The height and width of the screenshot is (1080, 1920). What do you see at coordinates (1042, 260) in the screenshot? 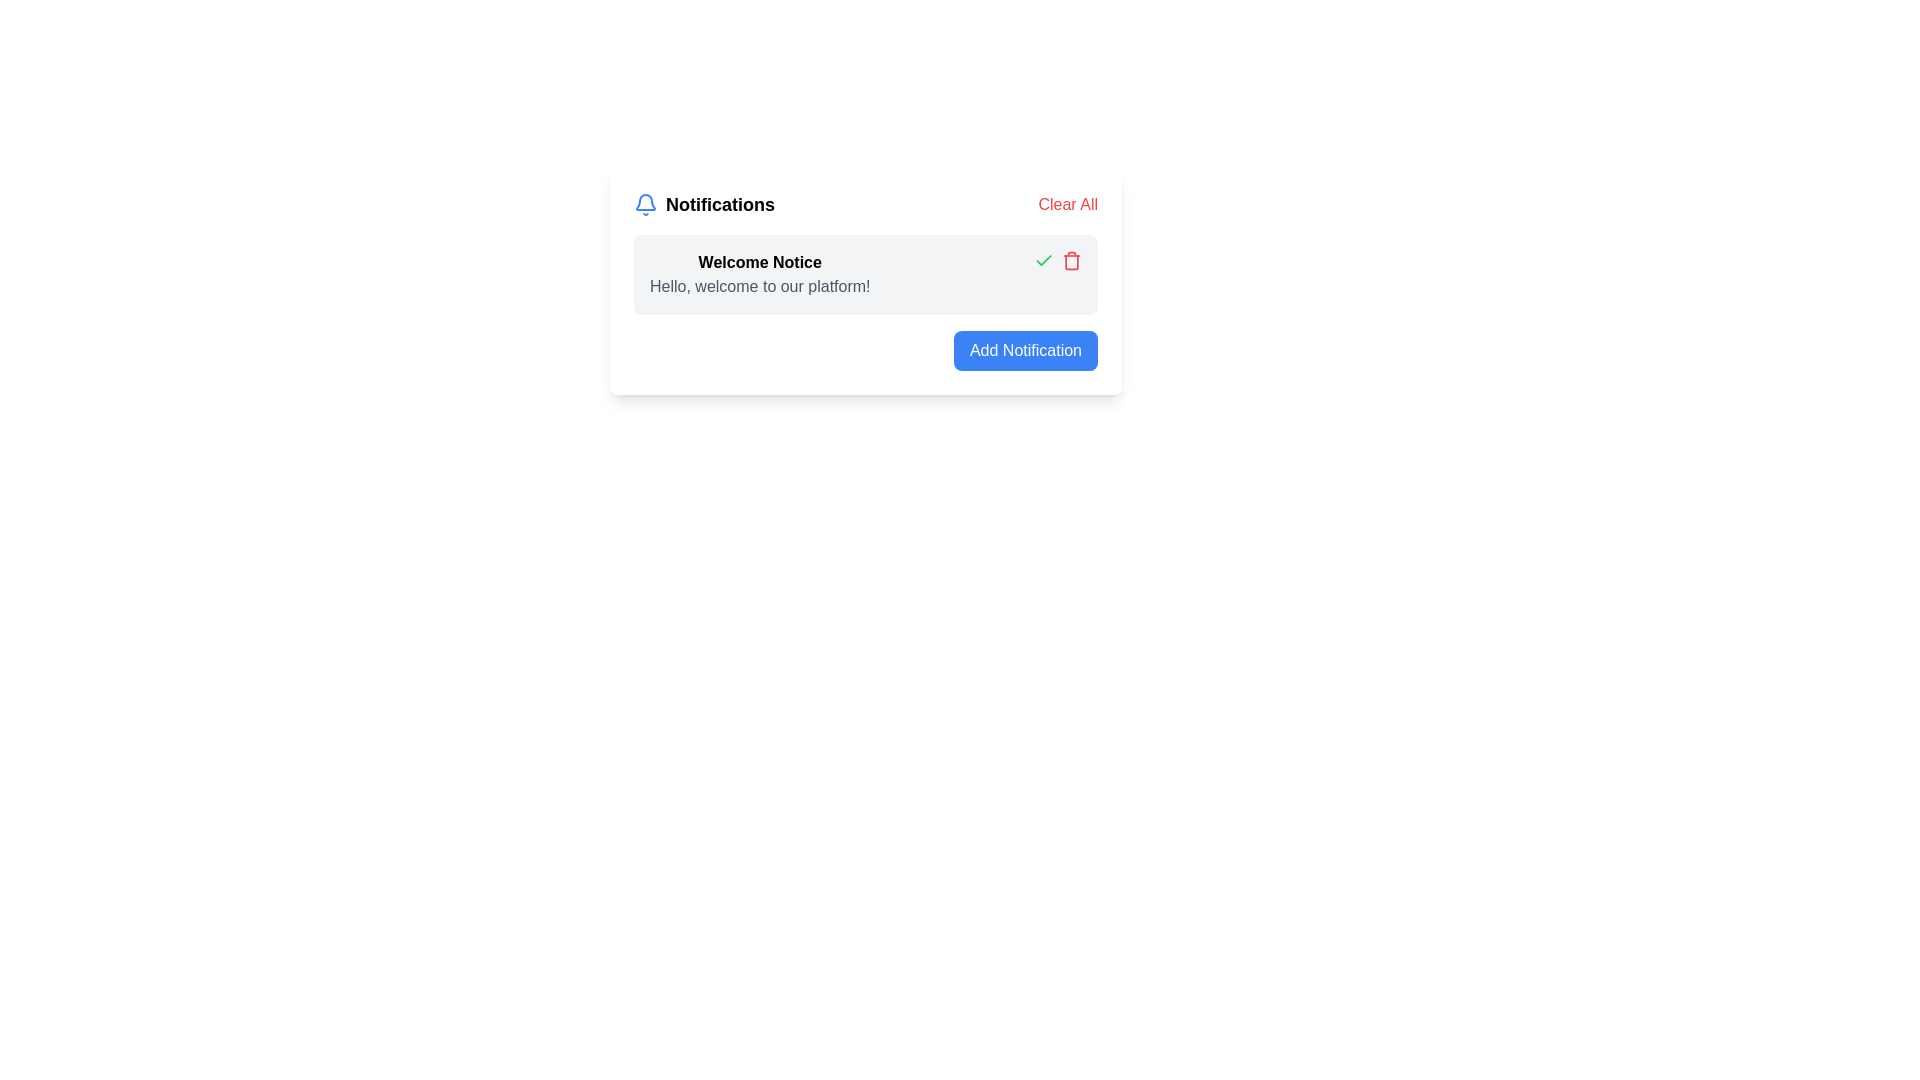
I see `the green checkmark icon (SVG) located to the right of the 'Welcome Notice' notification text` at bounding box center [1042, 260].